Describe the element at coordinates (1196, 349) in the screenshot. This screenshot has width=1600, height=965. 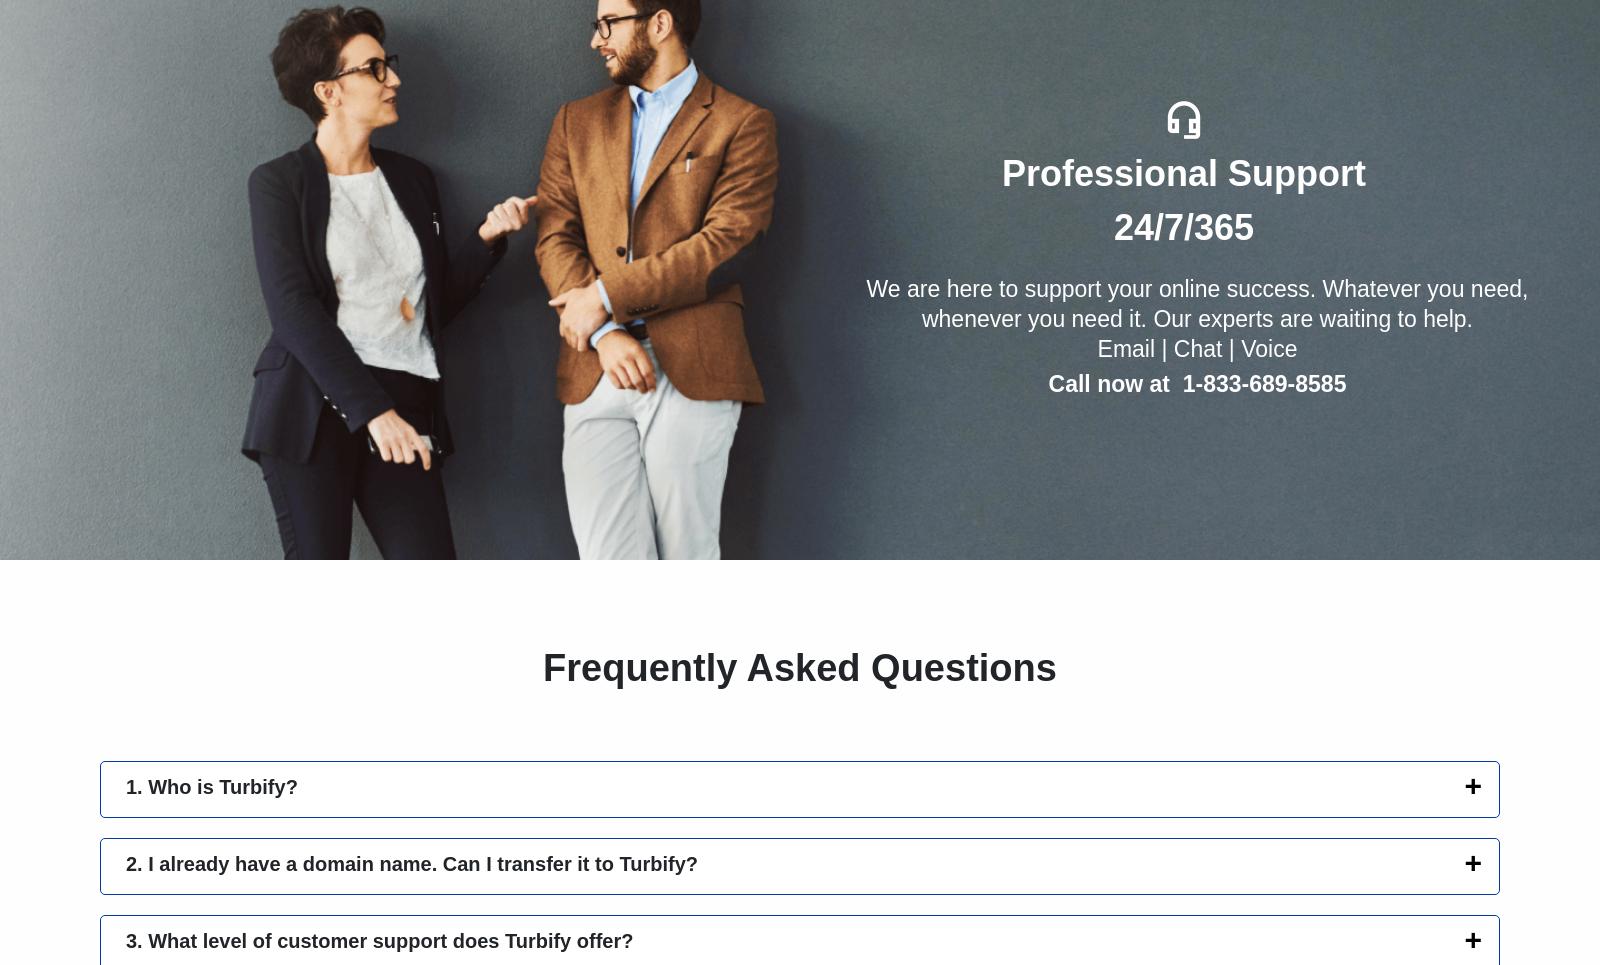
I see `'Email | Chat | Voice'` at that location.